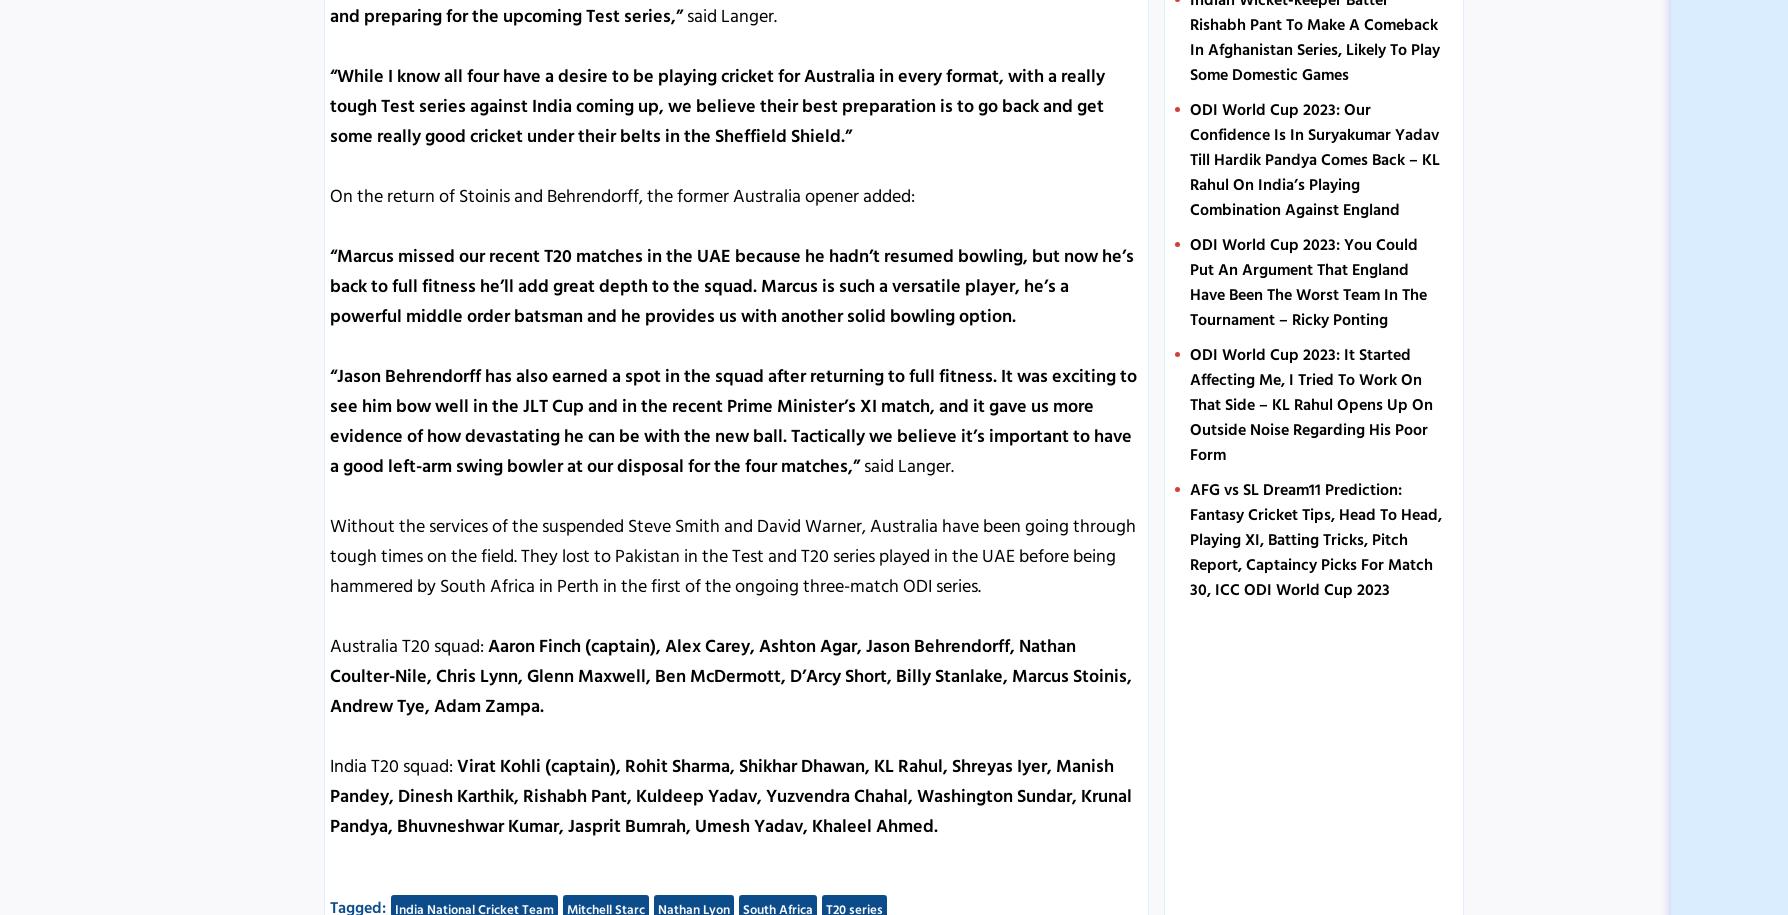 The height and width of the screenshot is (915, 1788). What do you see at coordinates (329, 794) in the screenshot?
I see `'Virat Kohli (captain), Rohit Sharma, Shikhar Dhawan, KL Rahul, Shreyas Iyer, Manish Pandey, Dinesh Karthik, Rishabh Pant, Kuldeep Yadav, Yuzvendra Chahal, Washington Sundar, Krunal Pandya, Bhuvneshwar Kumar, Jasprit Bumrah, Umesh Yadav, Khaleel Ahmed.'` at bounding box center [329, 794].